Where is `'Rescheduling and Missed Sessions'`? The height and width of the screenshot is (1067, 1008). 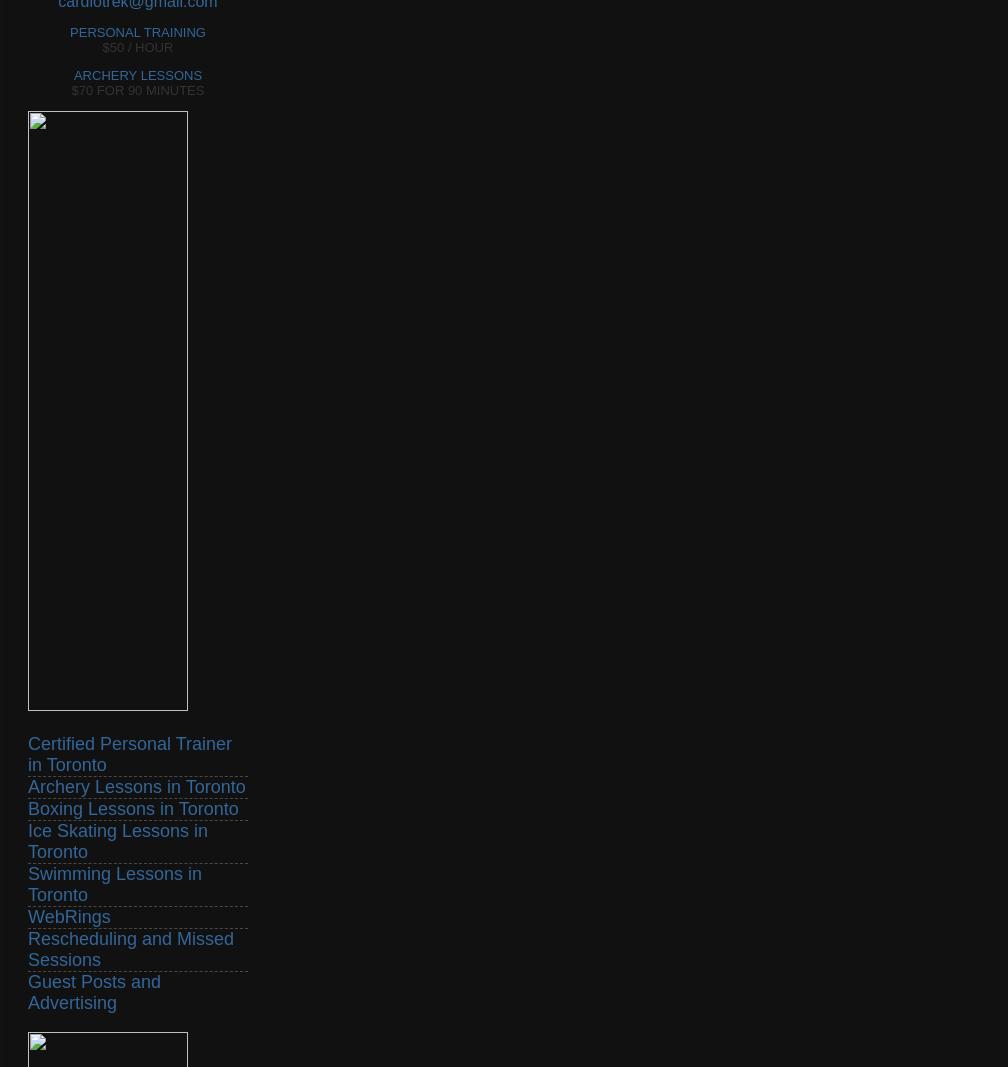 'Rescheduling and Missed Sessions' is located at coordinates (28, 948).